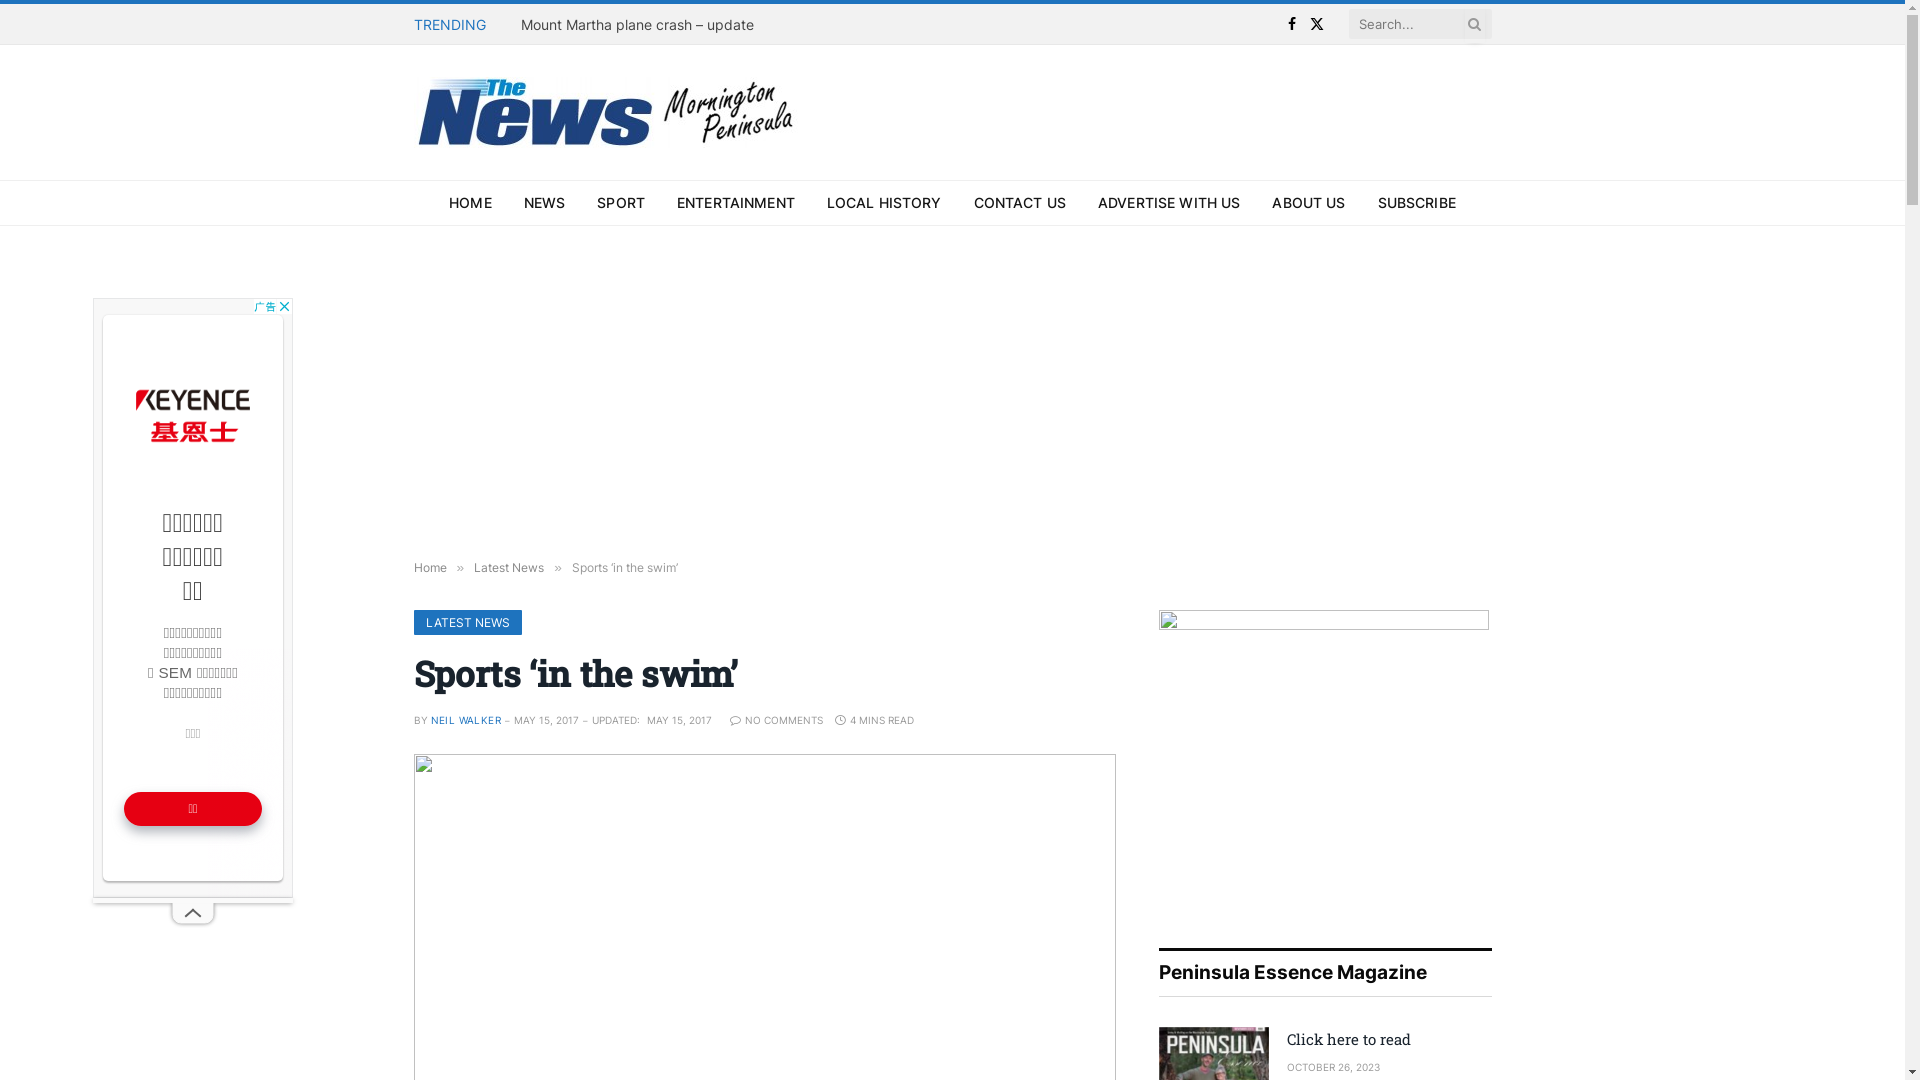 The height and width of the screenshot is (1080, 1920). I want to click on 'X (Twitter)', so click(1317, 23).